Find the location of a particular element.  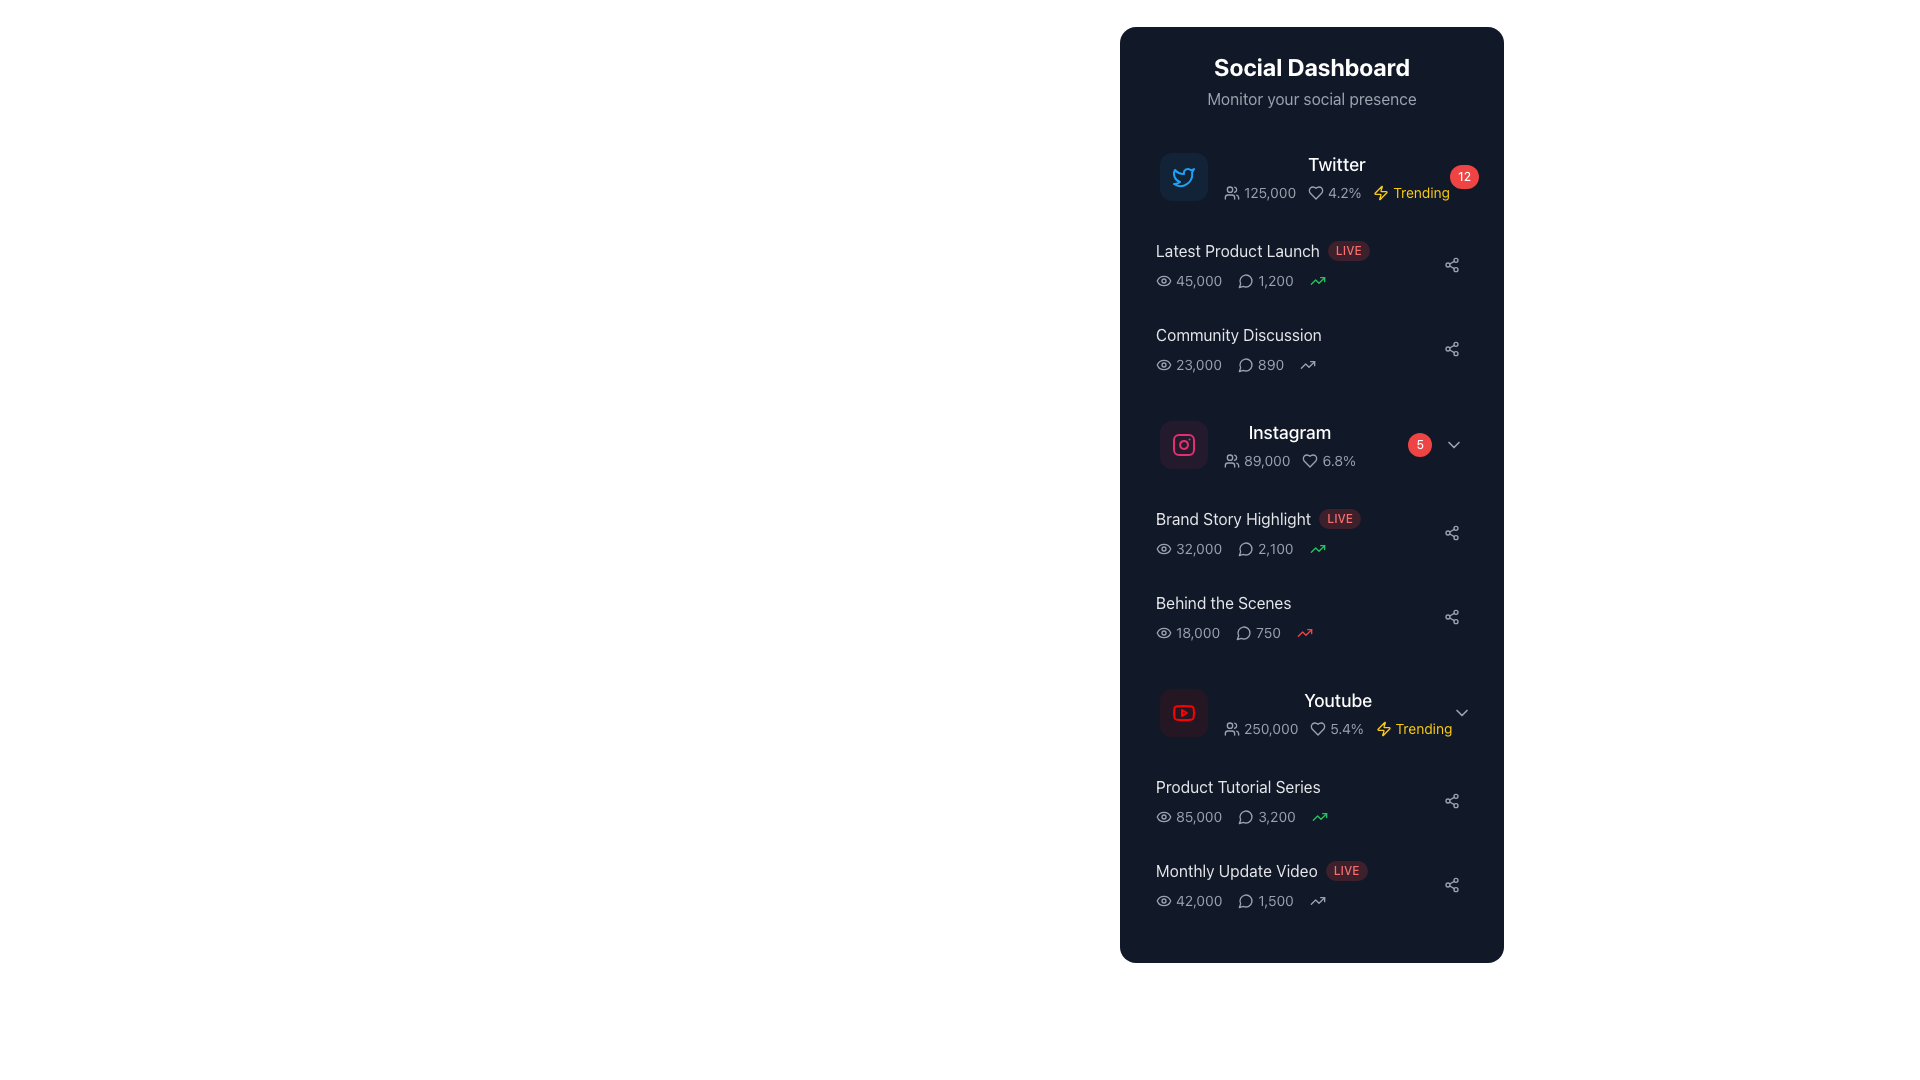

numerical metric indicating the number of views next to the icon in the last row of the list item for 'Monthly Update Video' is located at coordinates (1189, 901).